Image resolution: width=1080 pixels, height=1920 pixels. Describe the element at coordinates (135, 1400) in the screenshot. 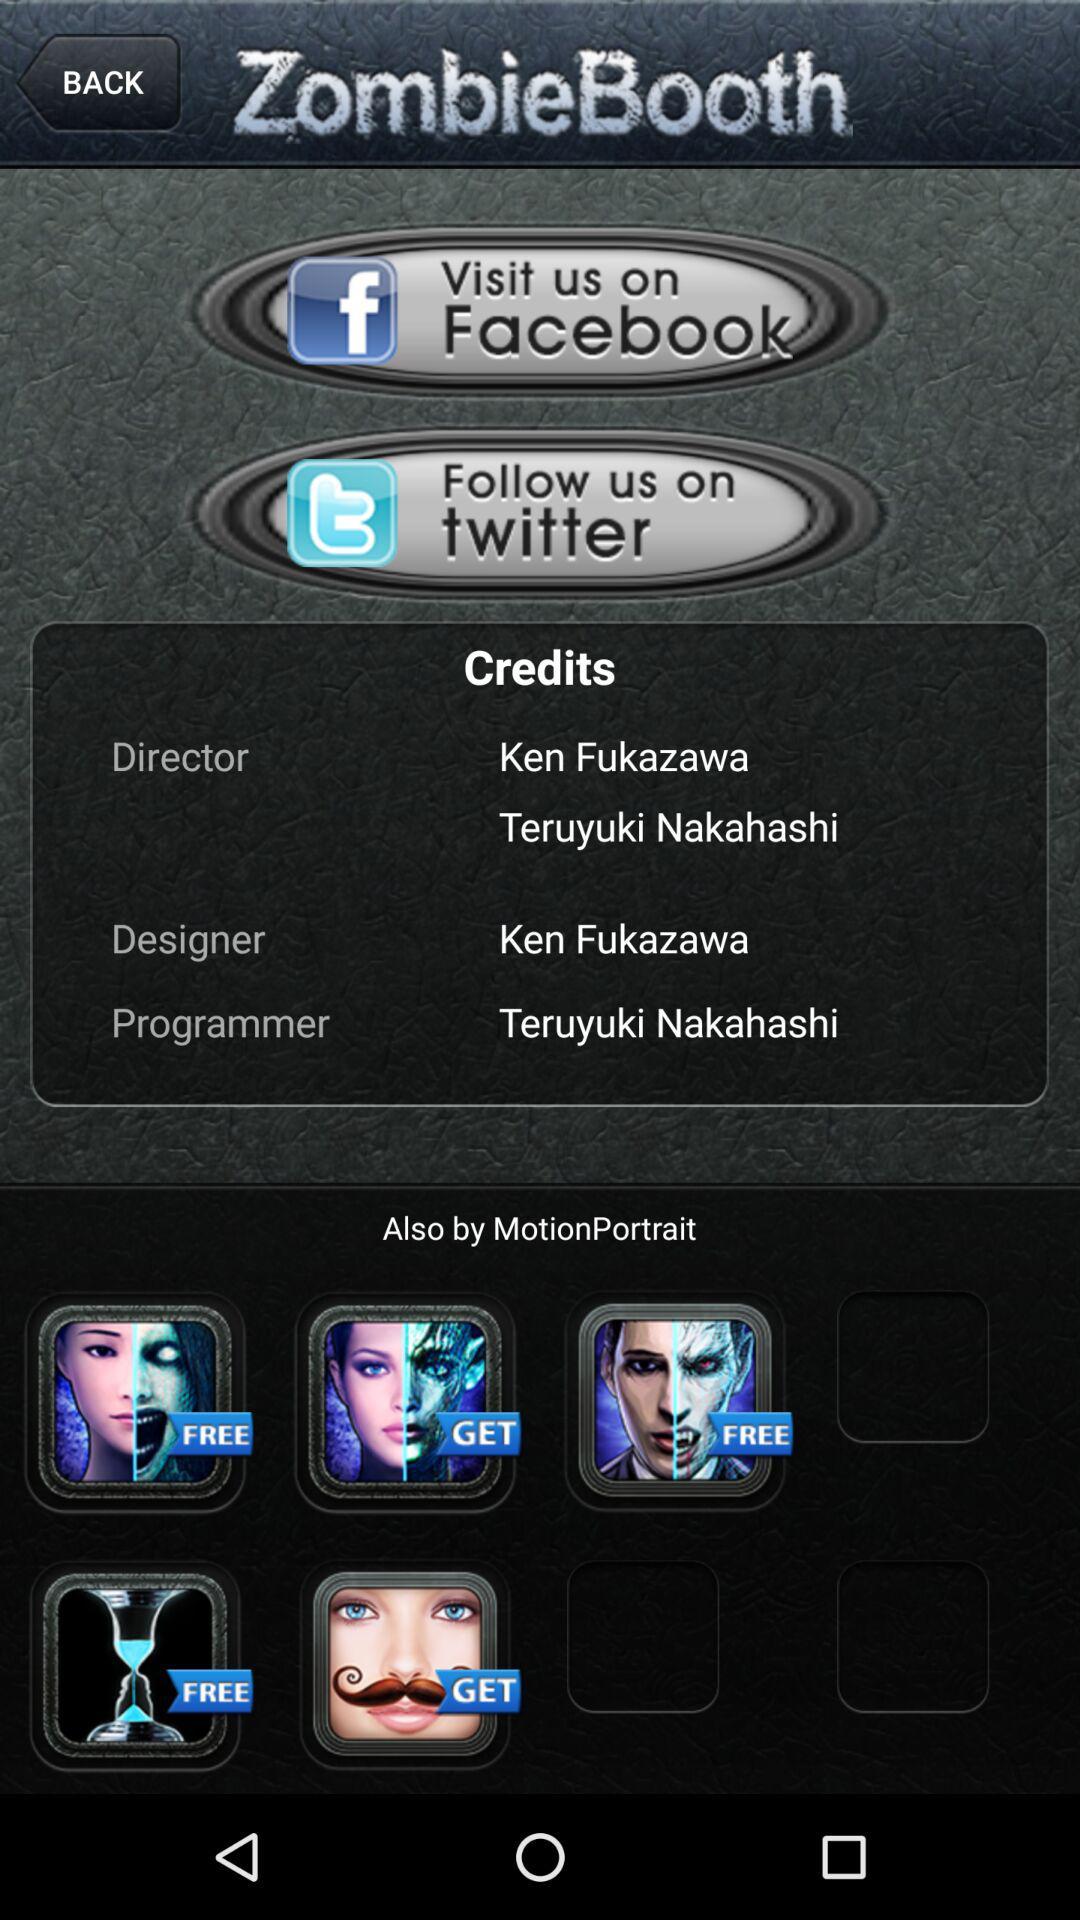

I see `open app details` at that location.